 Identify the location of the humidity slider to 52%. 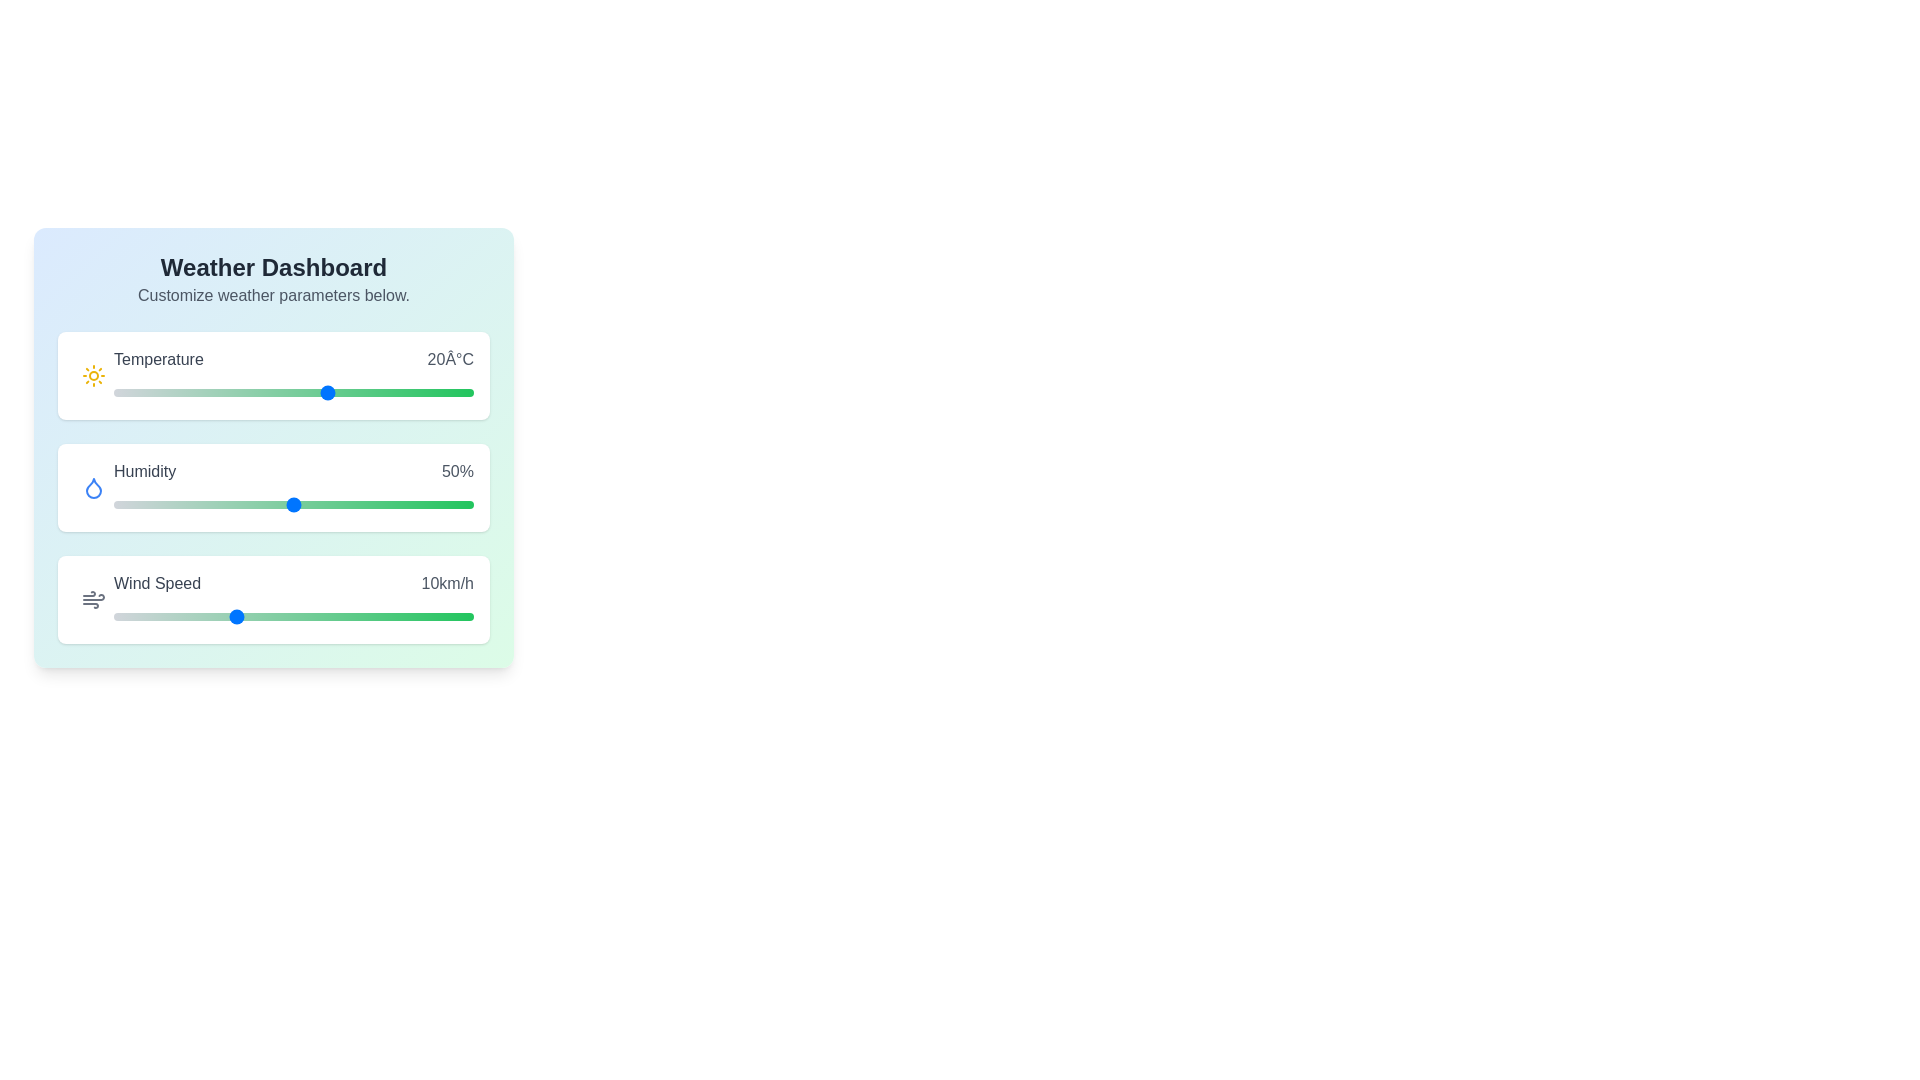
(300, 504).